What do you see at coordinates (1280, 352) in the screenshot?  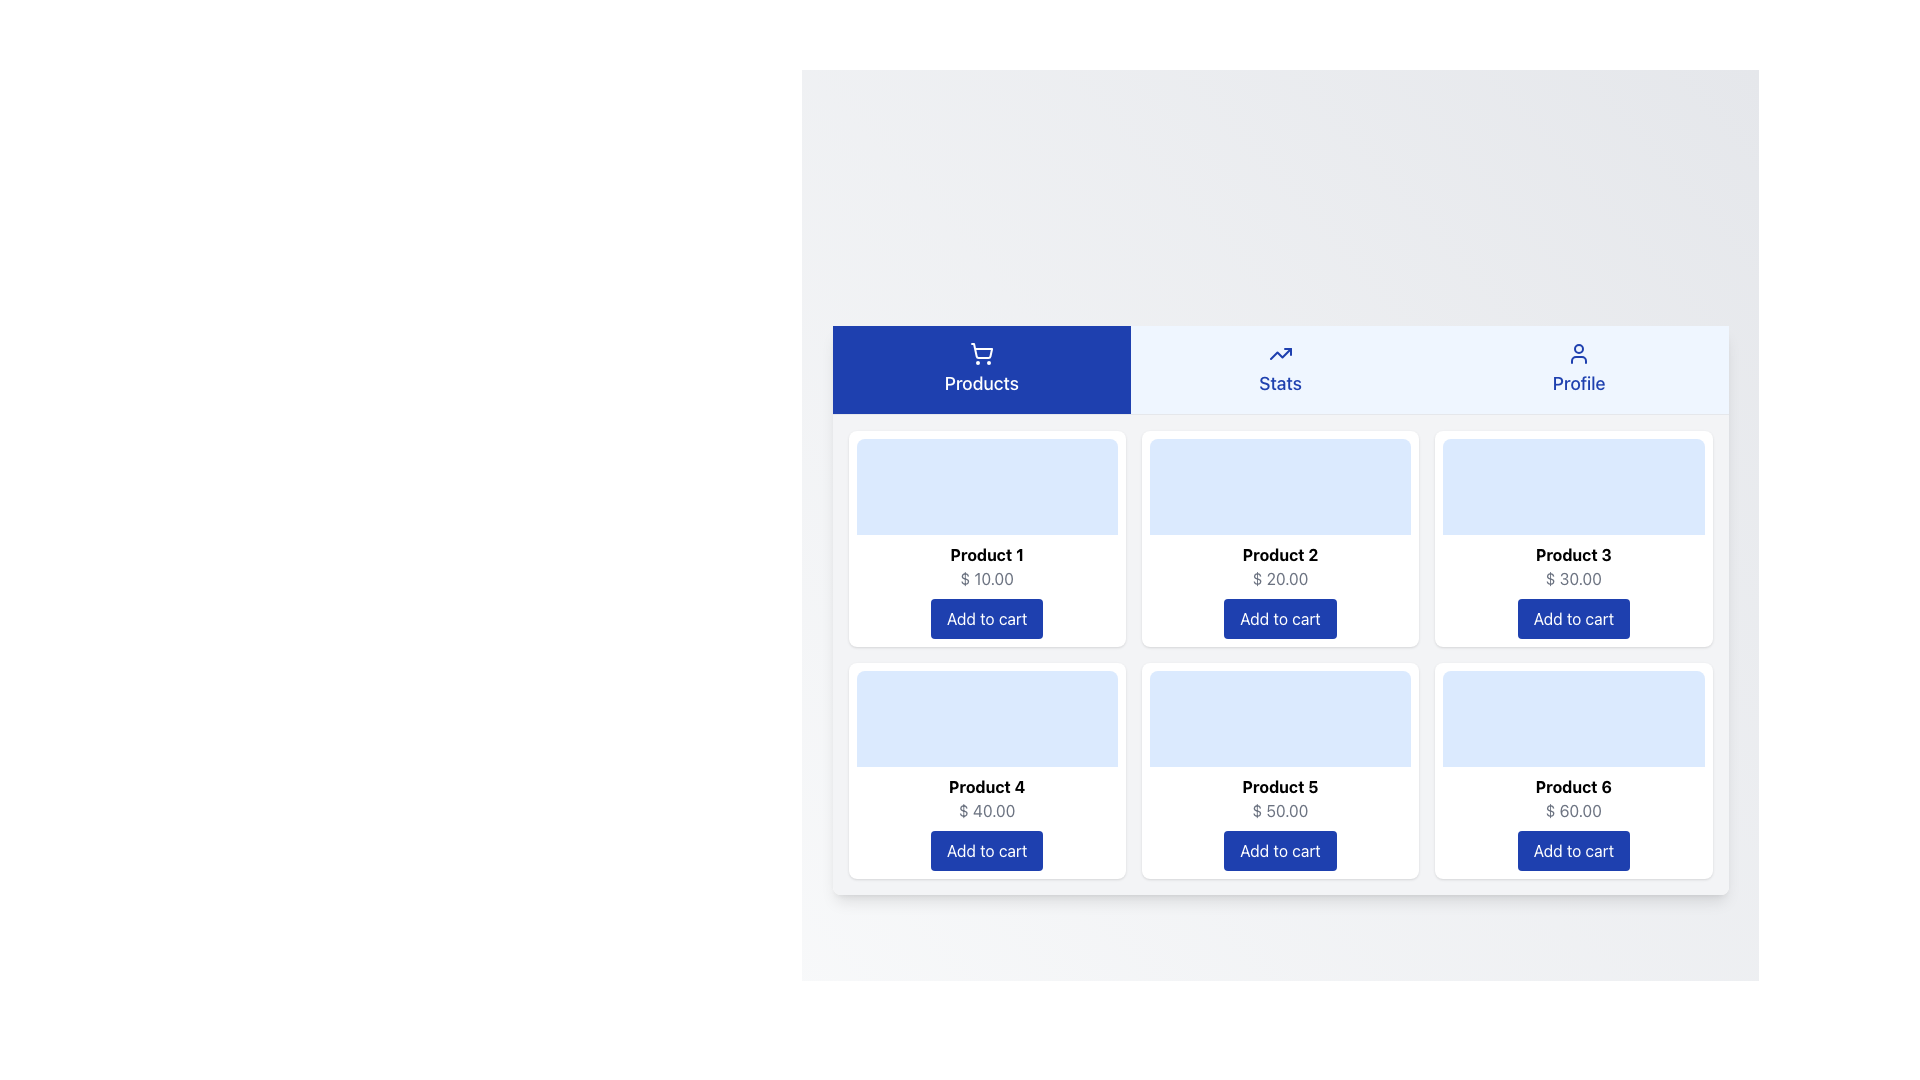 I see `the 'Stats' SVG Icon, which represents the statistical data section of the application, located centrally between the 'Products' and 'Profile' tabs` at bounding box center [1280, 352].